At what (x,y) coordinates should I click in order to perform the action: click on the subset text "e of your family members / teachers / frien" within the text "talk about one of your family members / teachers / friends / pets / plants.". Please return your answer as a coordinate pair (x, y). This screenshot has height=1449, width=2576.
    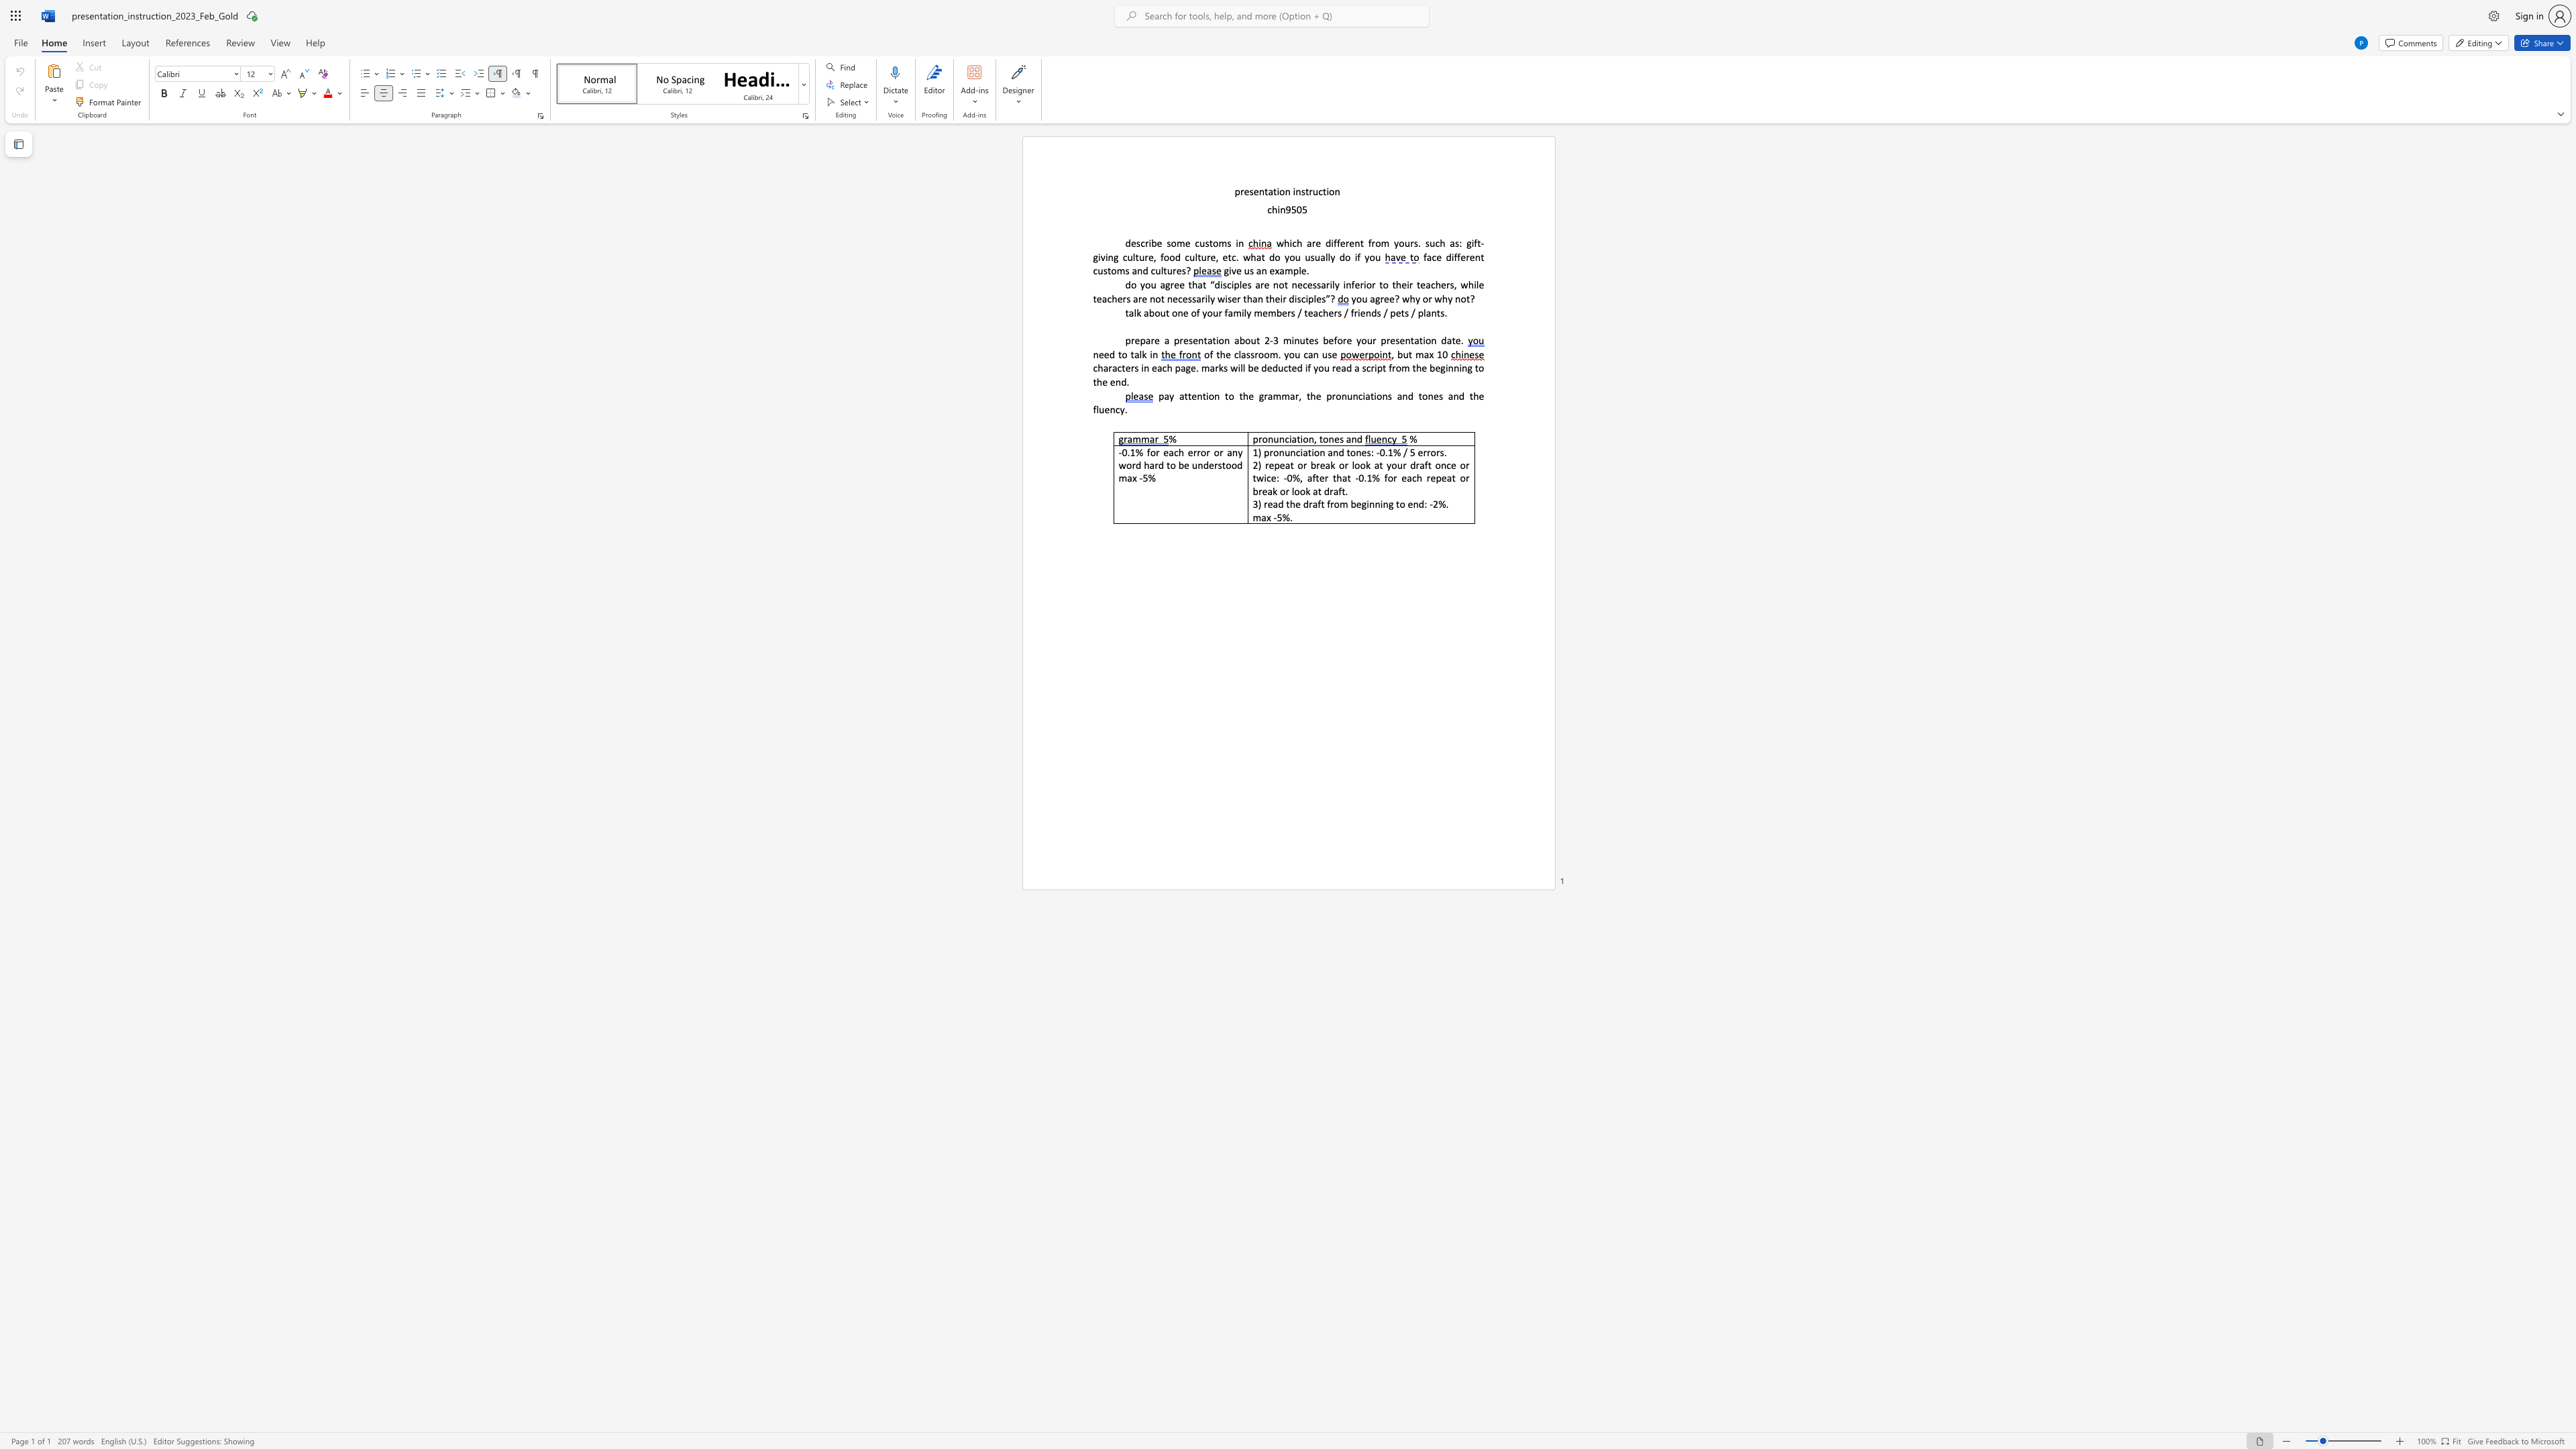
    Looking at the image, I should click on (1183, 312).